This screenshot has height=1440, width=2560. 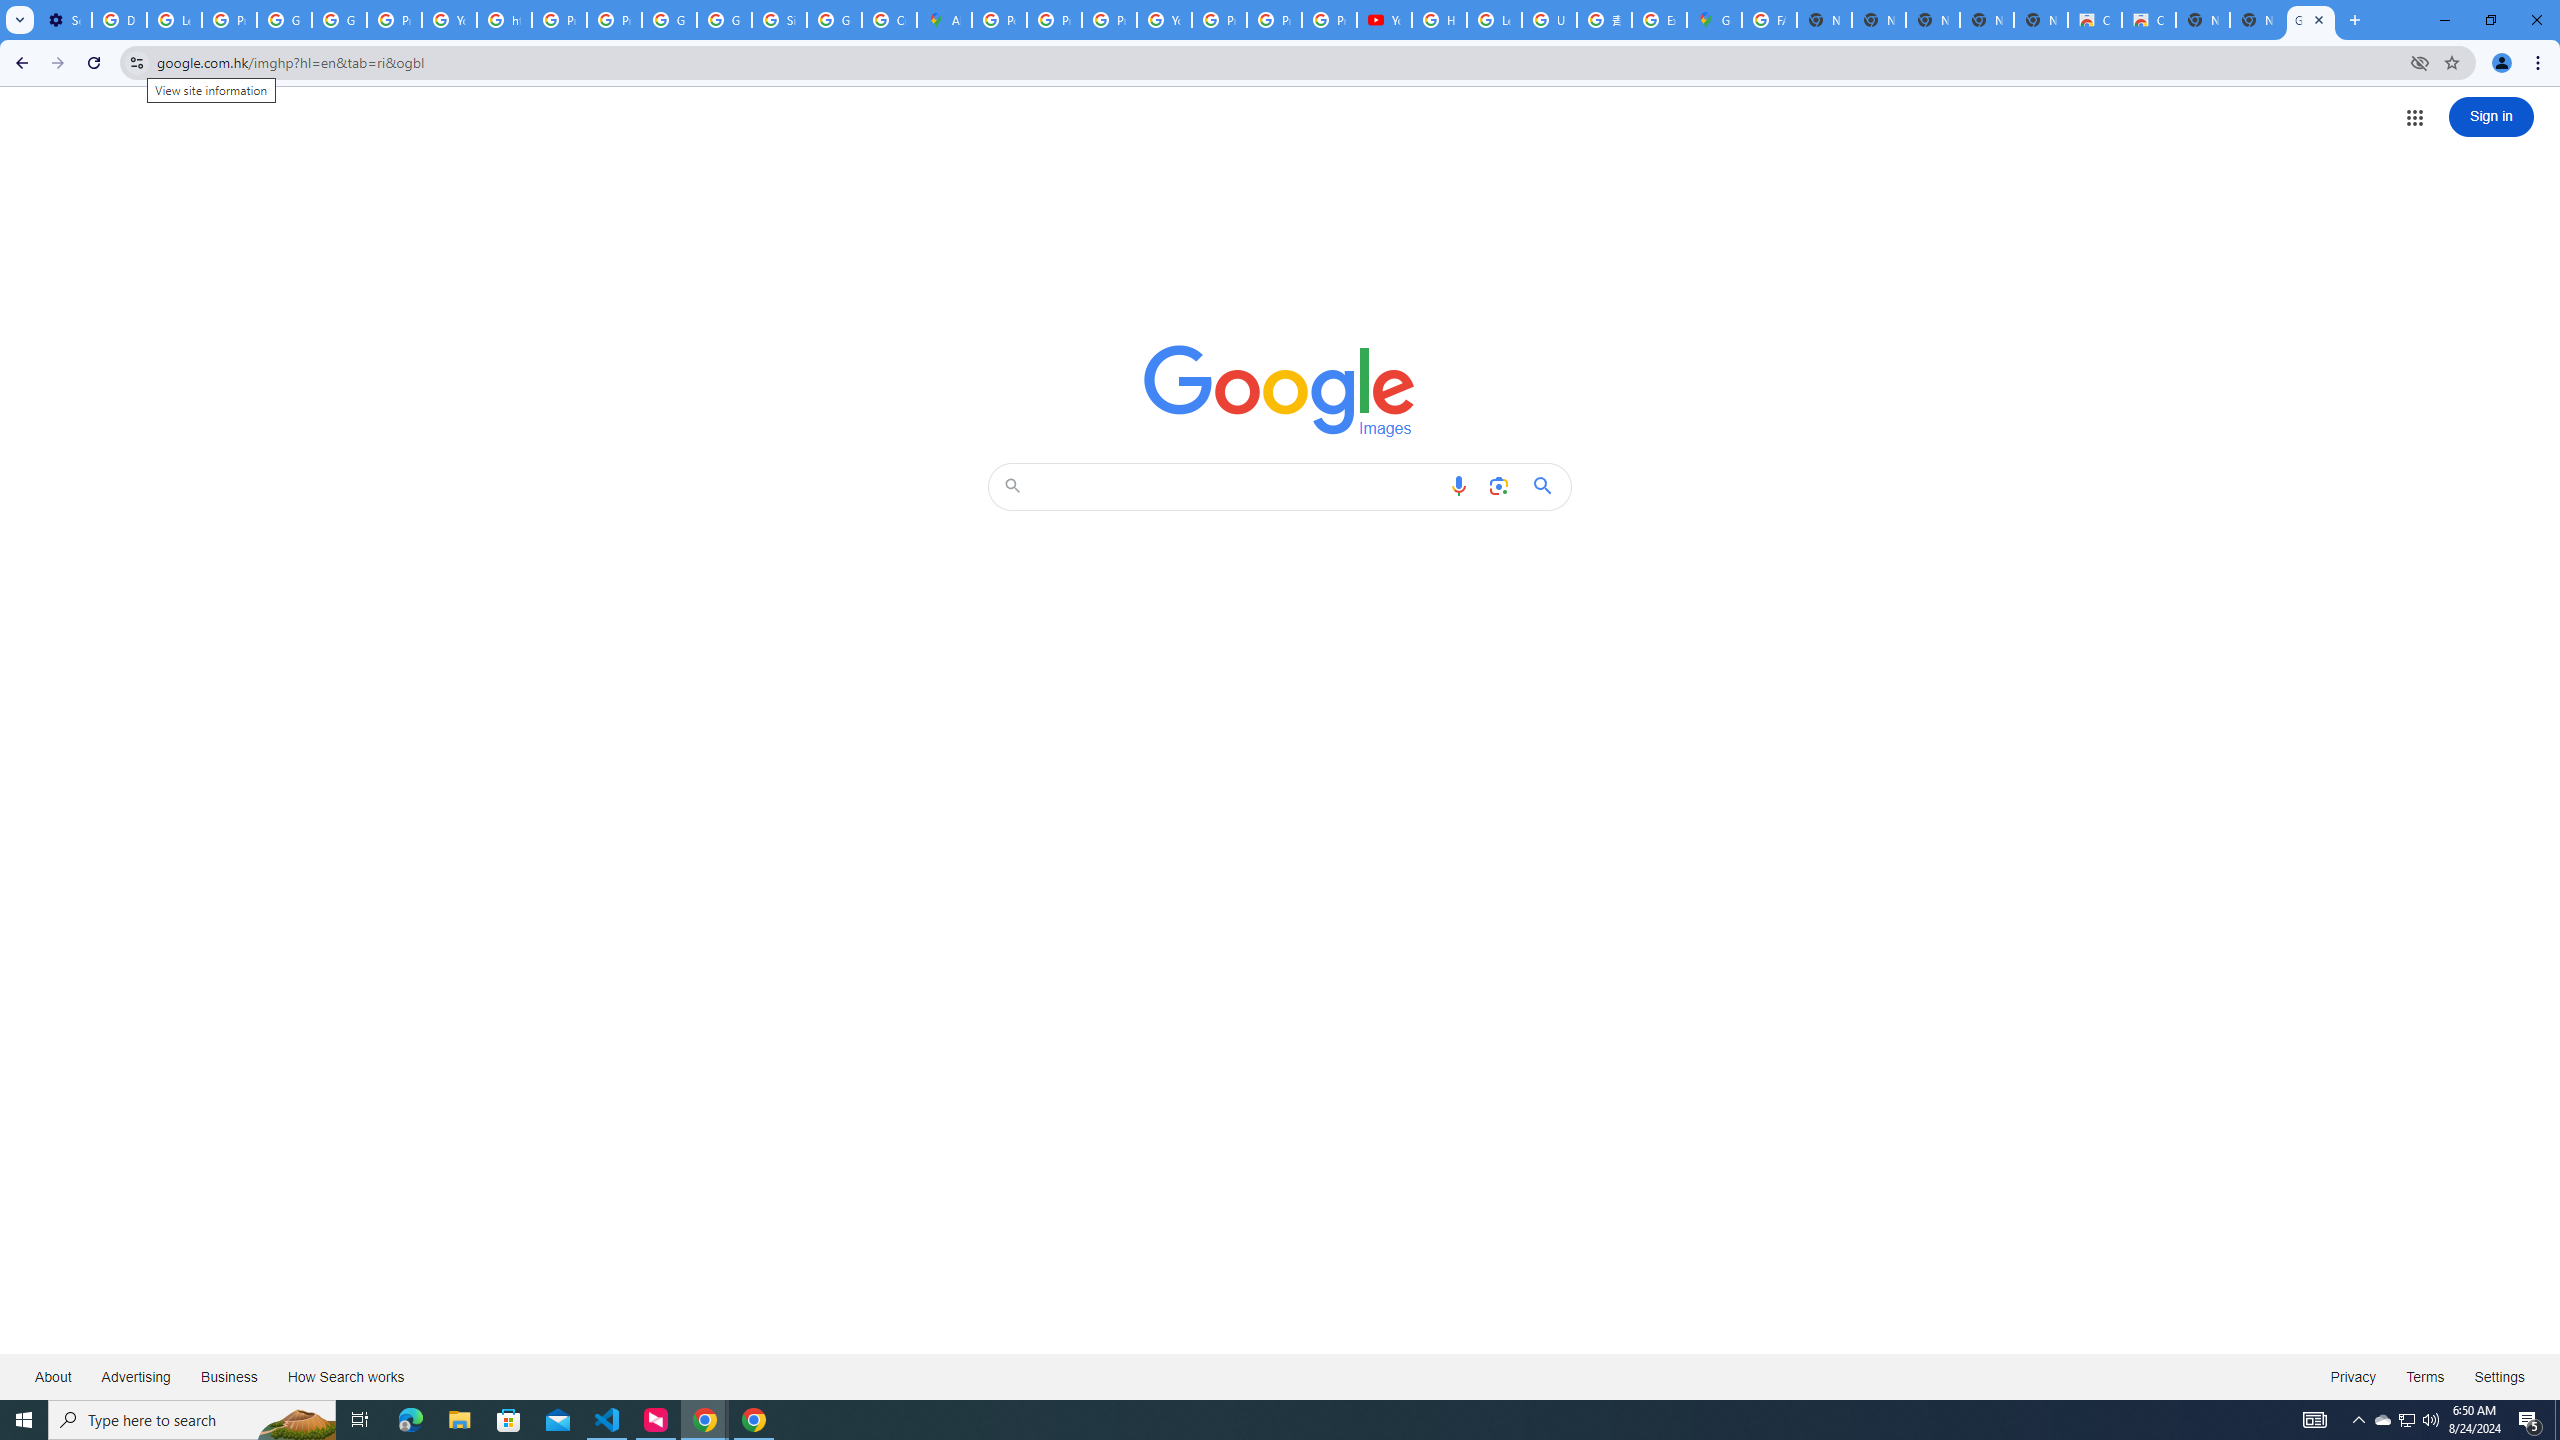 What do you see at coordinates (888, 19) in the screenshot?
I see `'Create your Google Account'` at bounding box center [888, 19].